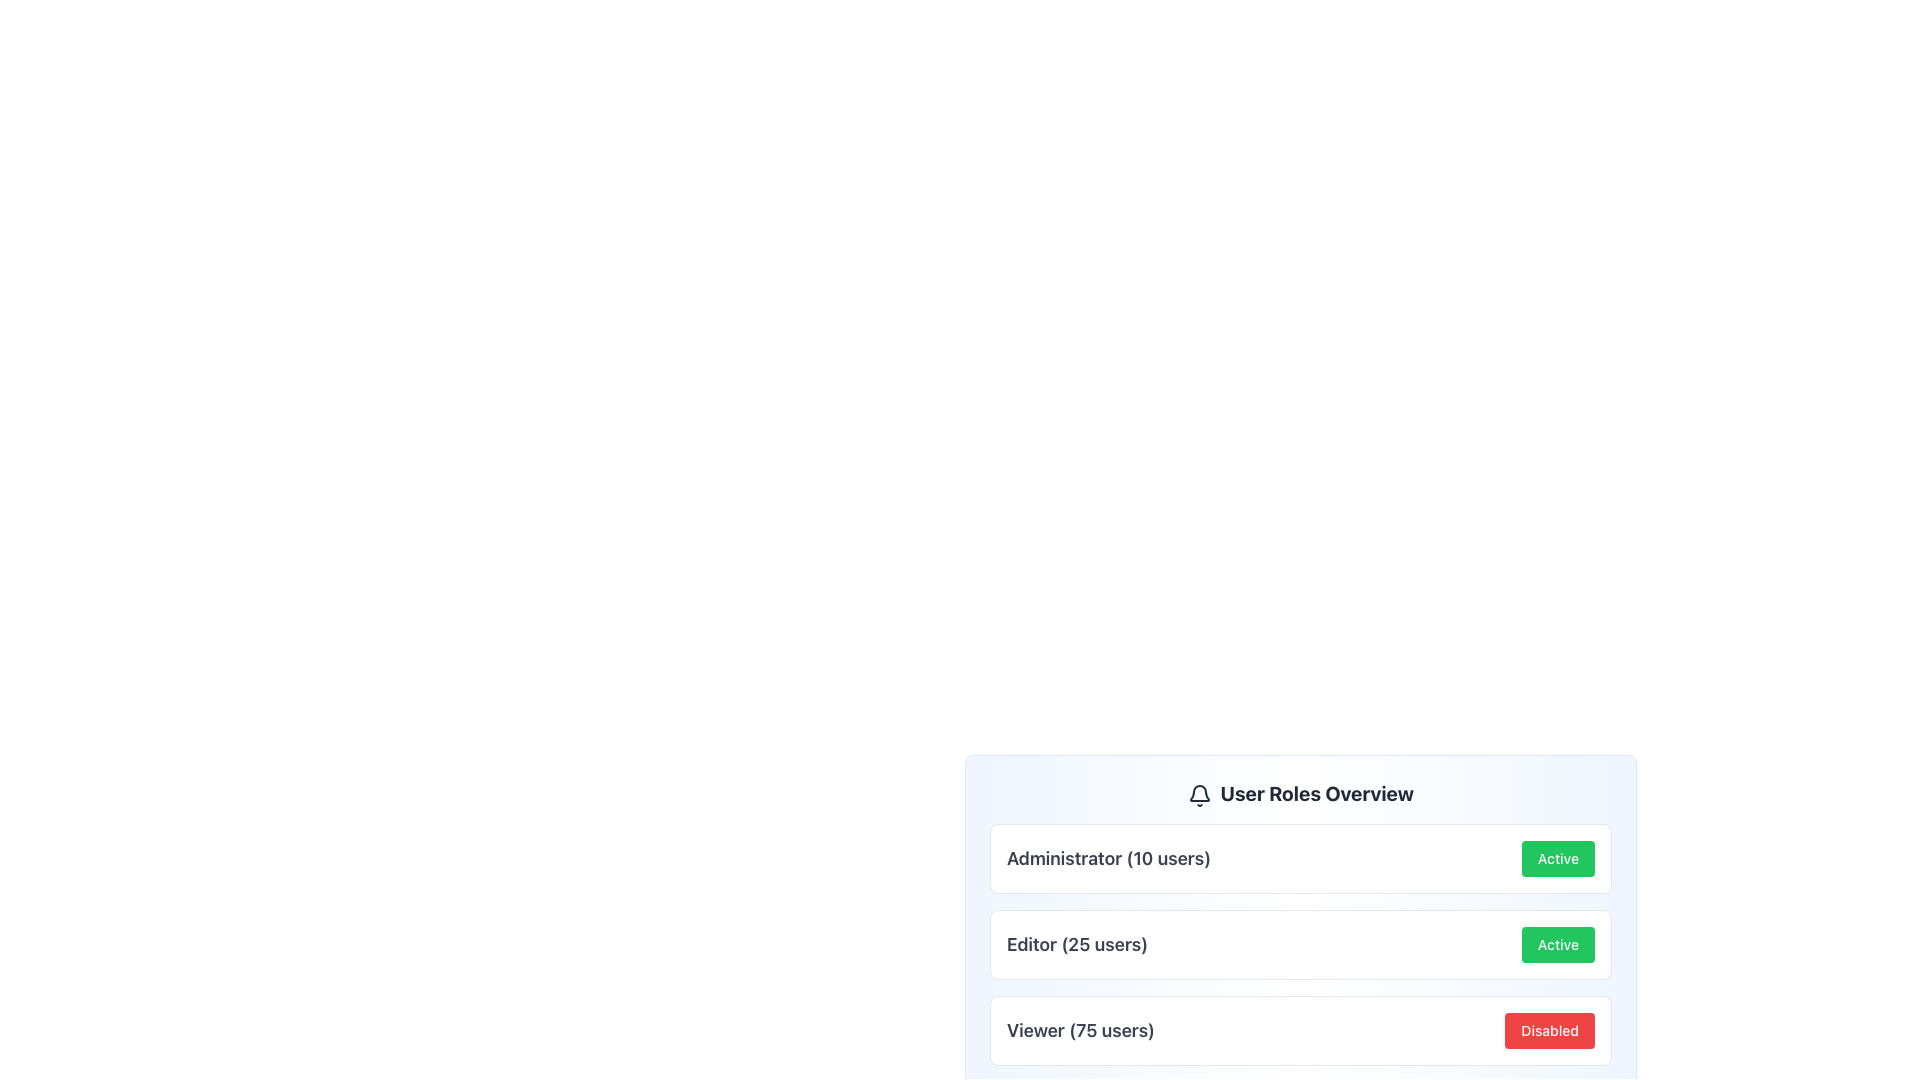 This screenshot has width=1920, height=1080. What do you see at coordinates (1557, 858) in the screenshot?
I see `the 'Active' status button located at the right end of the 'Administrator (10 users)' row, within the first white rectangular card` at bounding box center [1557, 858].